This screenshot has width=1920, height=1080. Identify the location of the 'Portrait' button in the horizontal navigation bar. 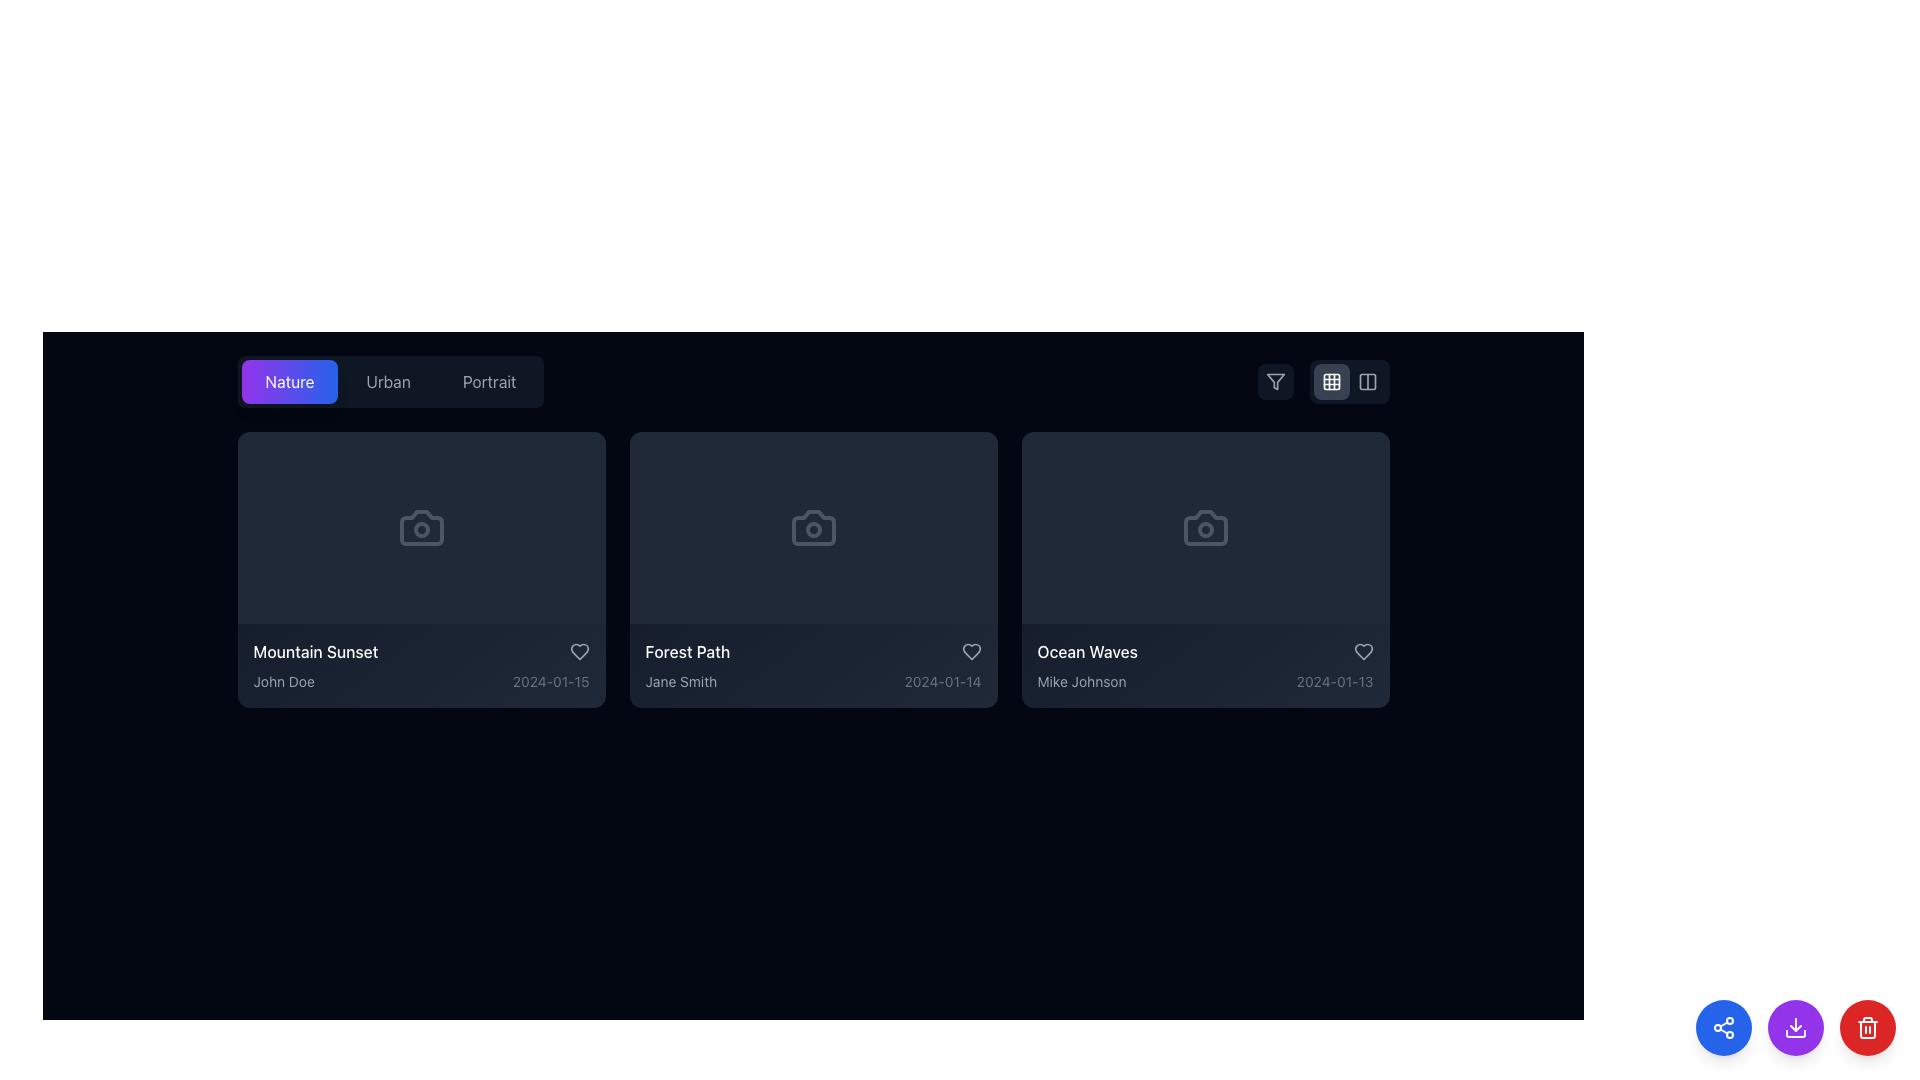
(390, 381).